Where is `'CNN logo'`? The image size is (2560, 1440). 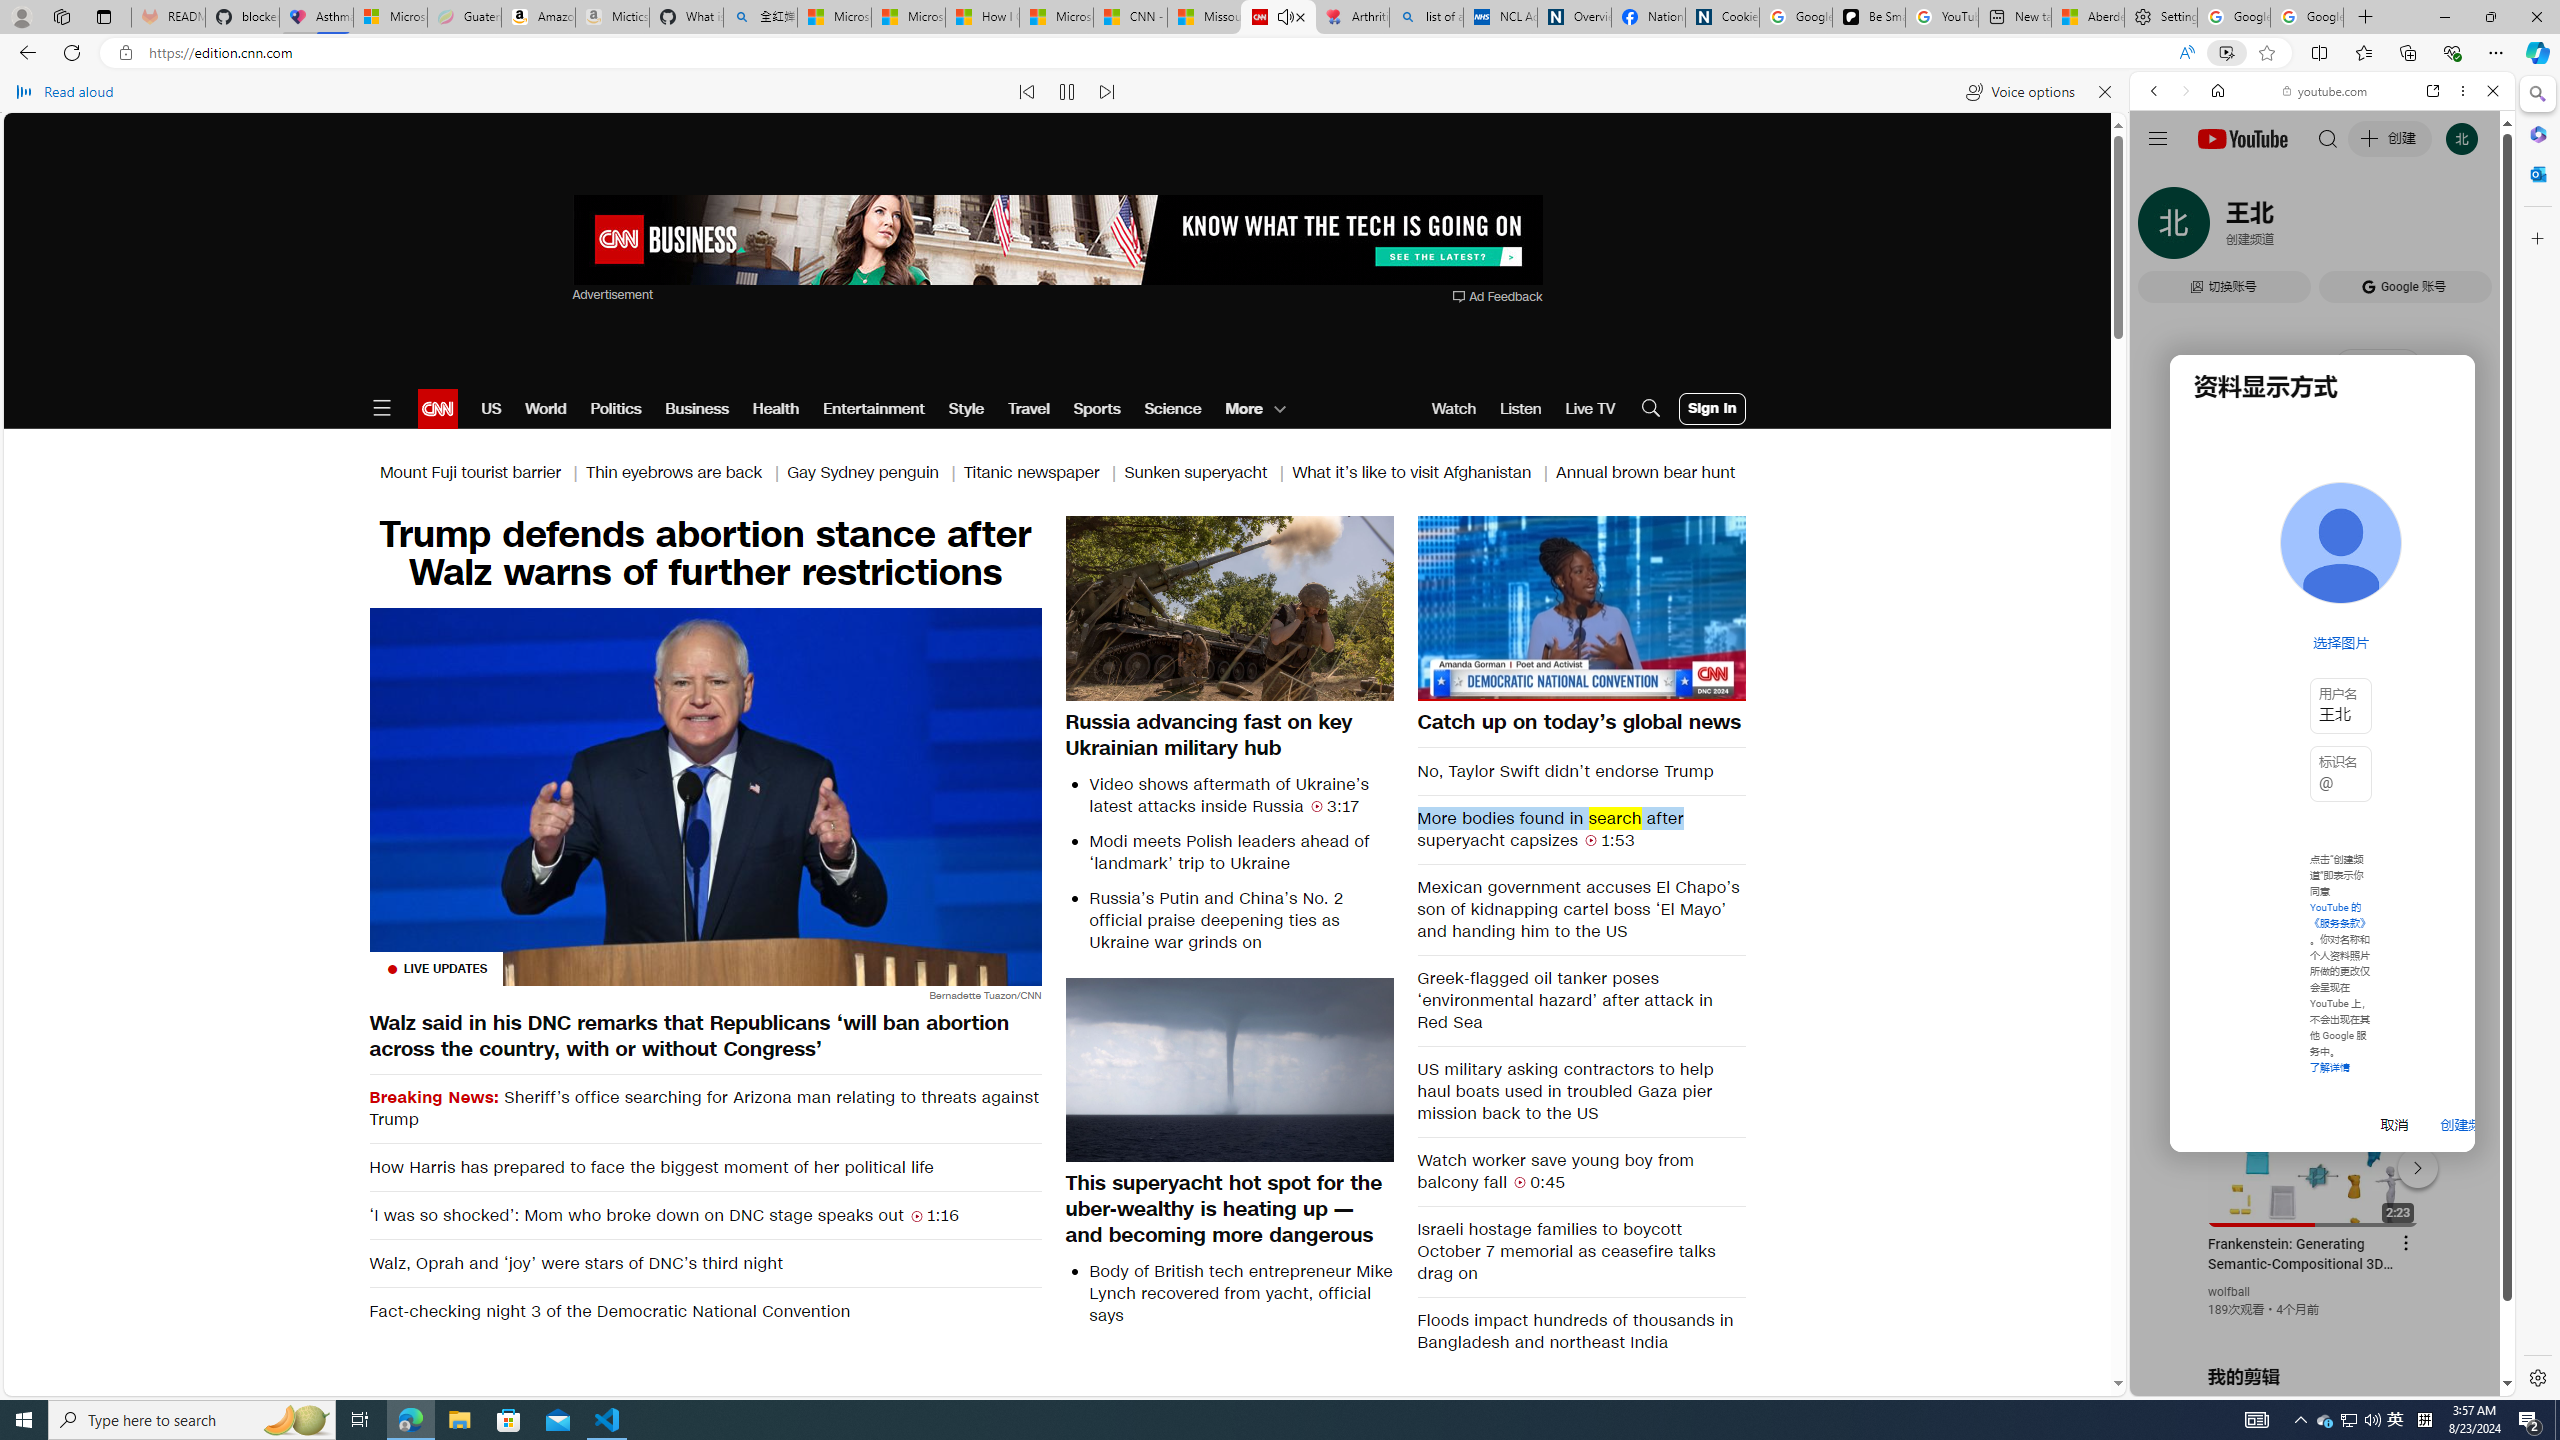
'CNN logo' is located at coordinates (436, 407).